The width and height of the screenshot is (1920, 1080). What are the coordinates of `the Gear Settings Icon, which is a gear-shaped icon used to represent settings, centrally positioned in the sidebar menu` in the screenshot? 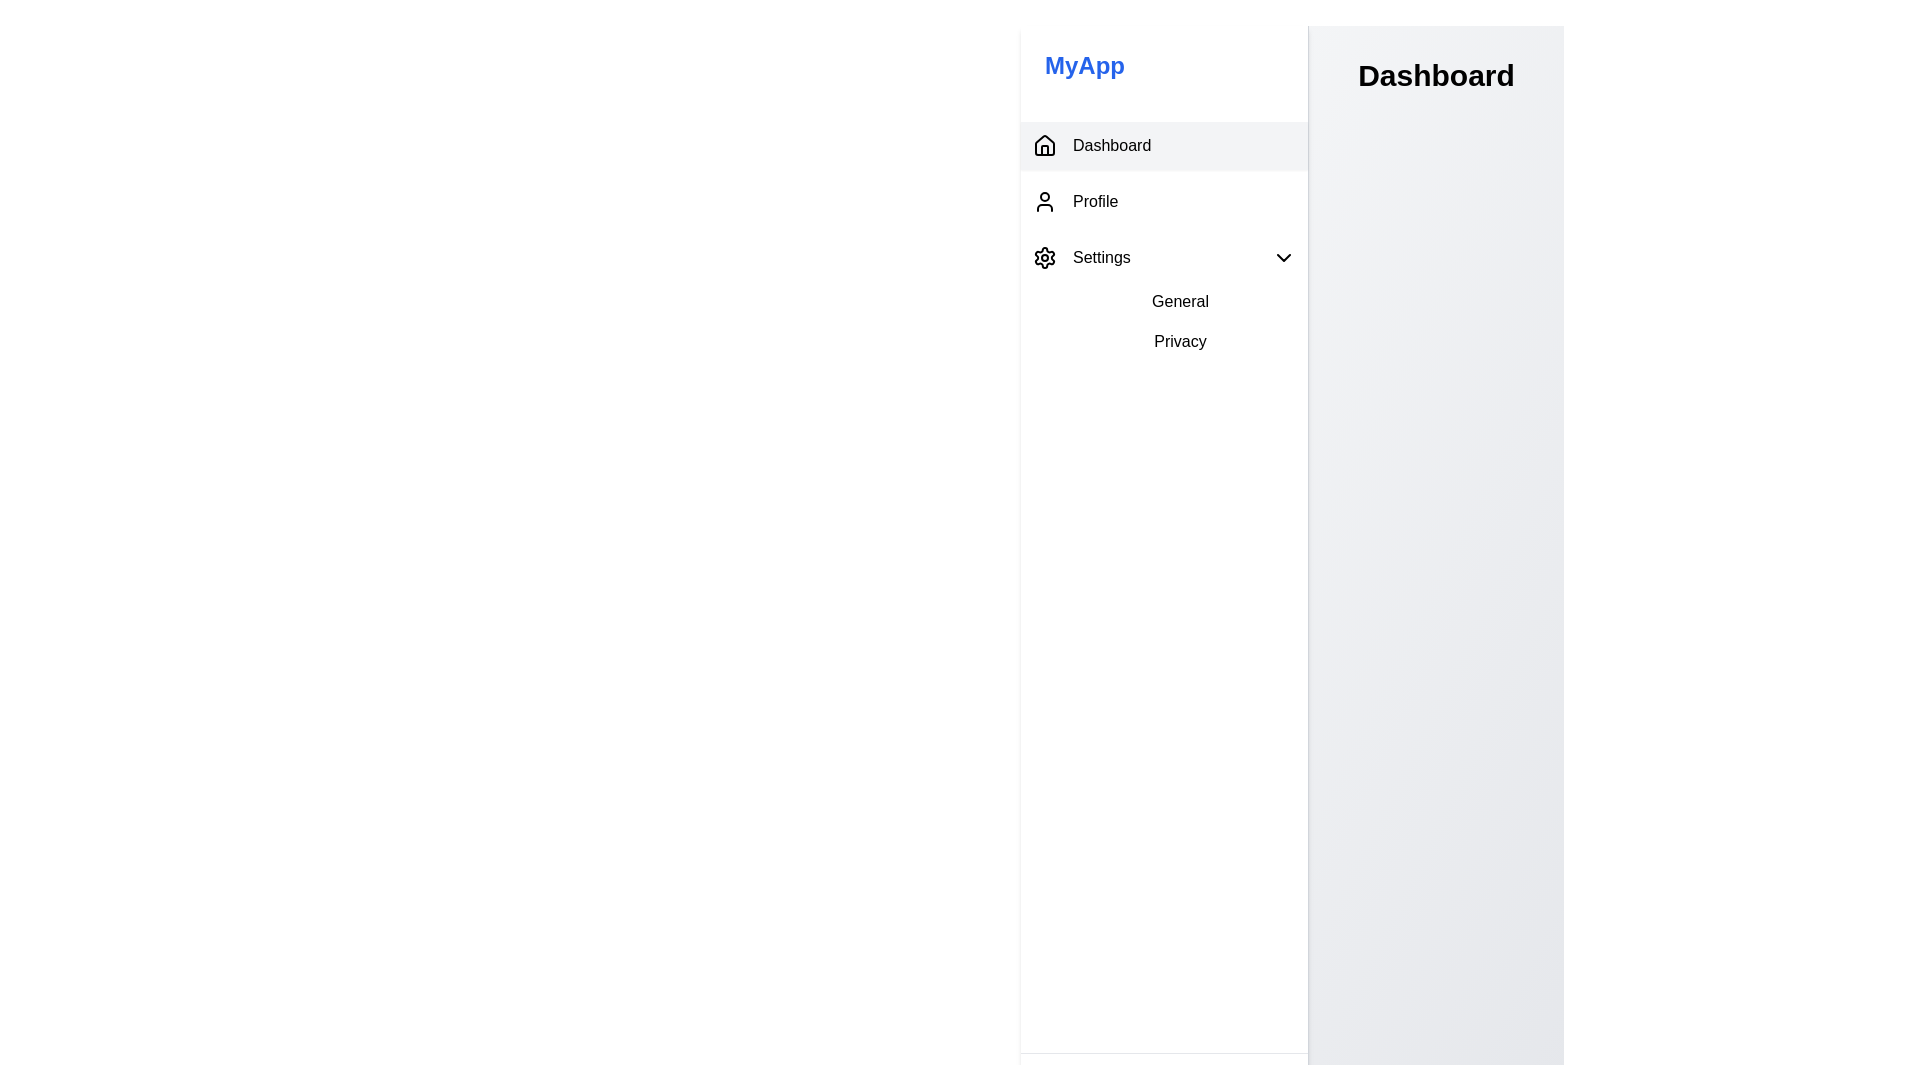 It's located at (1044, 257).